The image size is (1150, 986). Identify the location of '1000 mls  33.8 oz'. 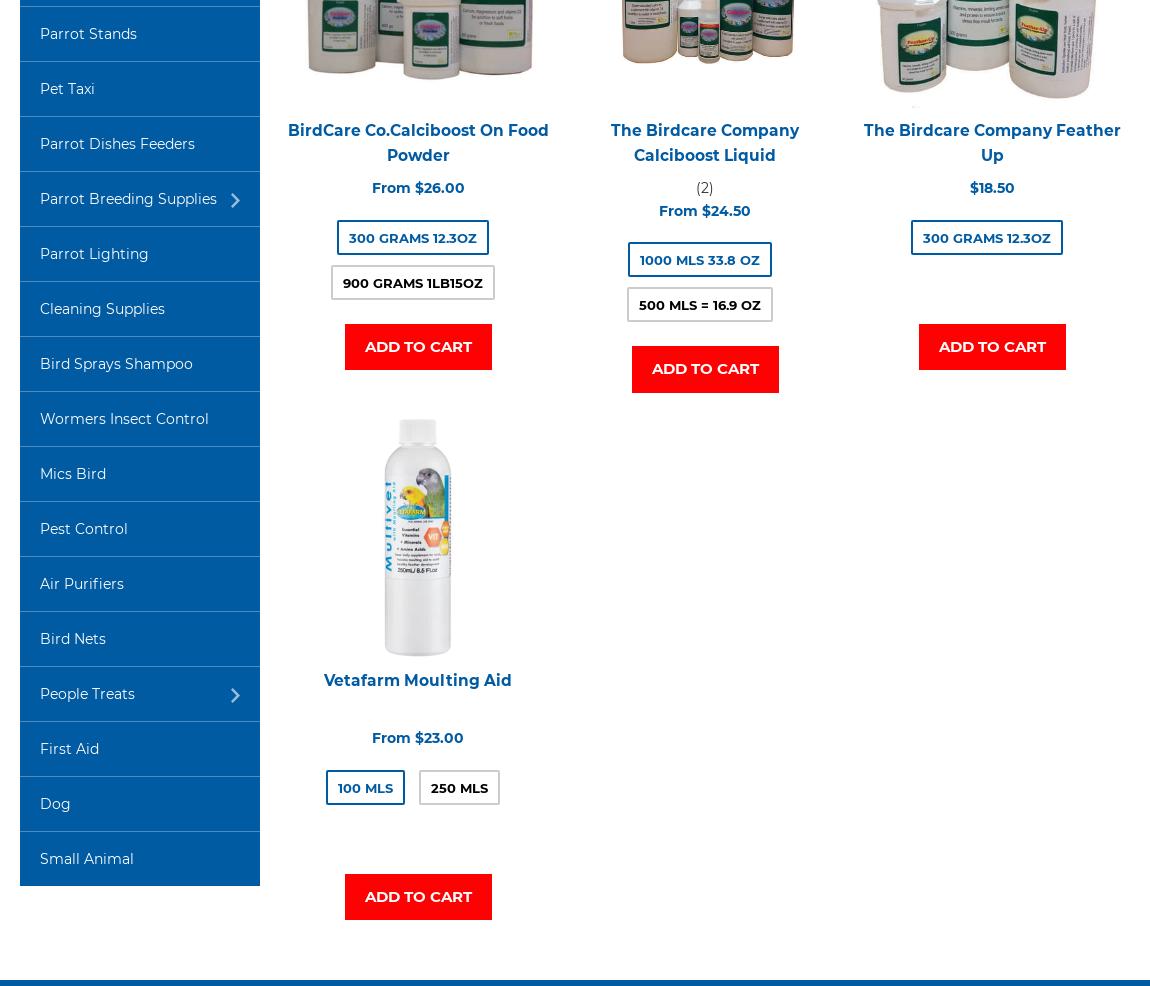
(638, 260).